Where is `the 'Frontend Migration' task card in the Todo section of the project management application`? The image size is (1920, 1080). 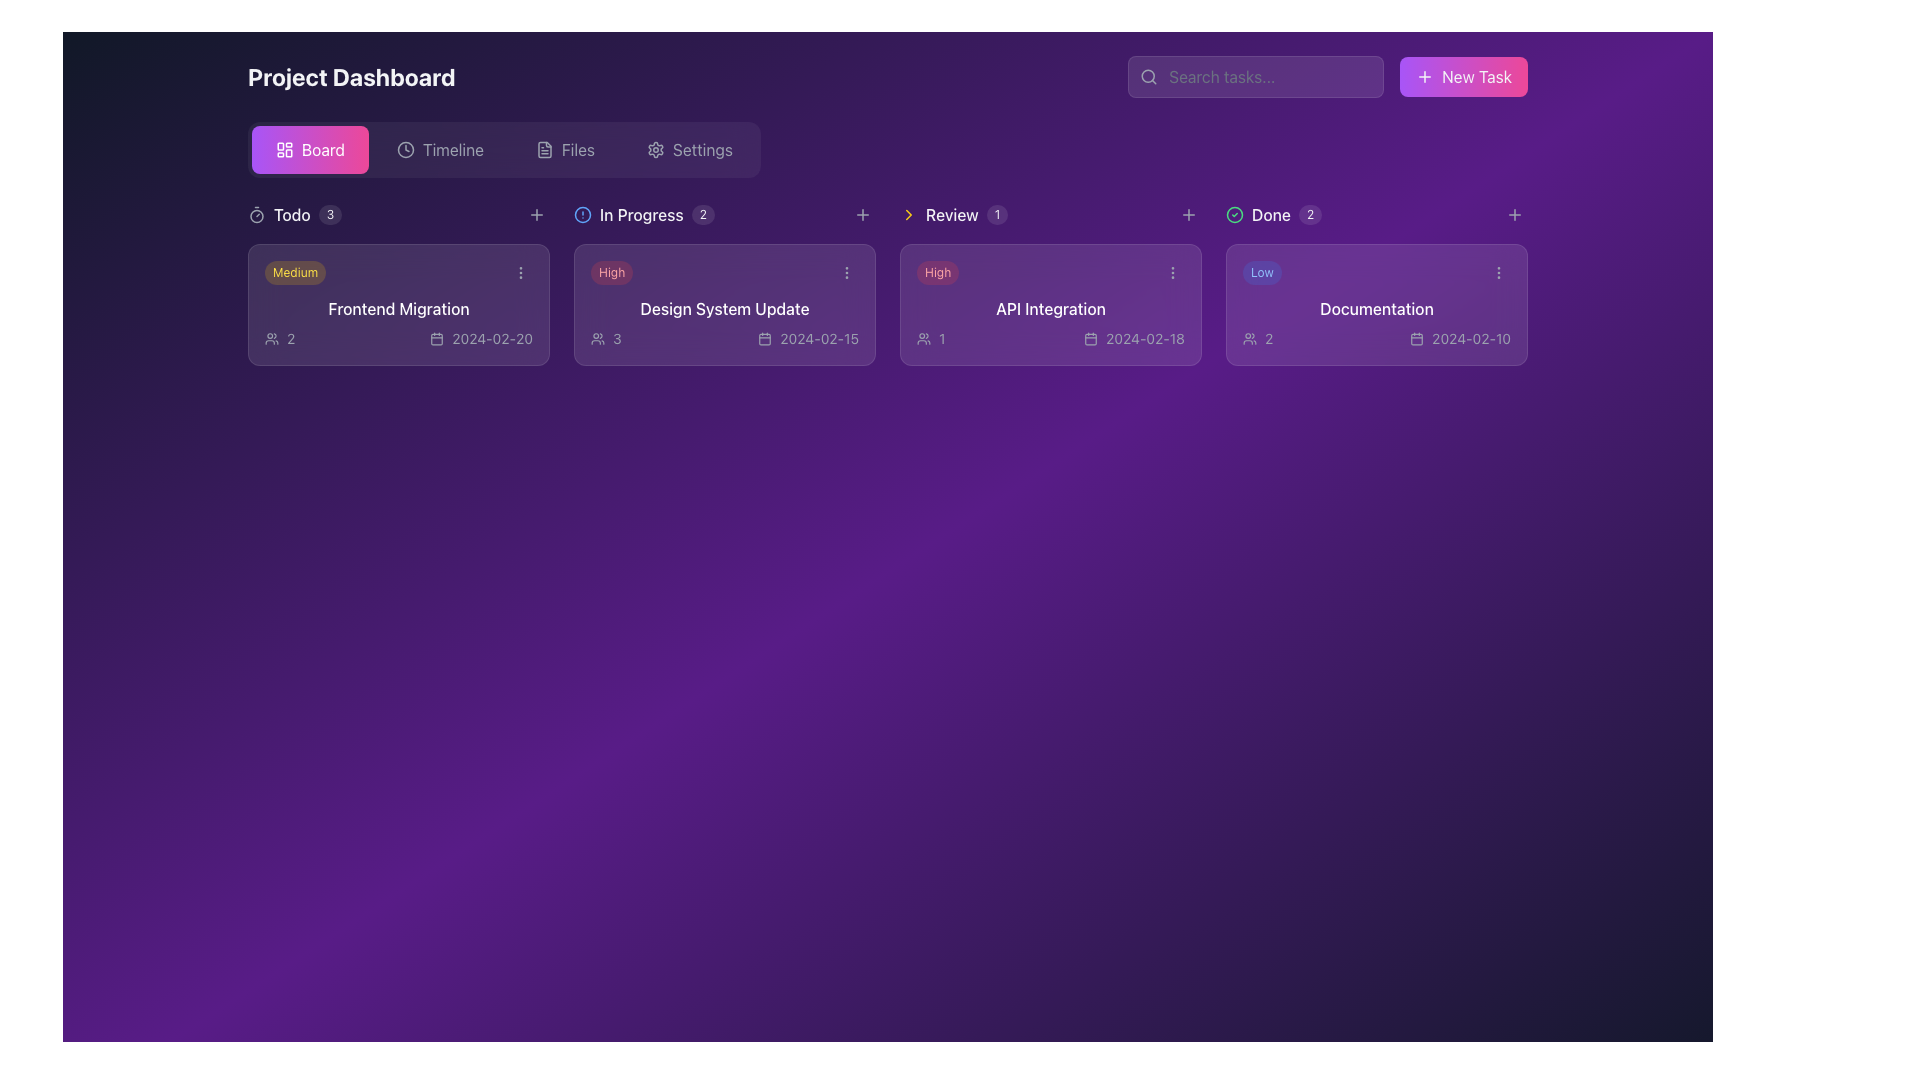
the 'Frontend Migration' task card in the Todo section of the project management application is located at coordinates (398, 304).